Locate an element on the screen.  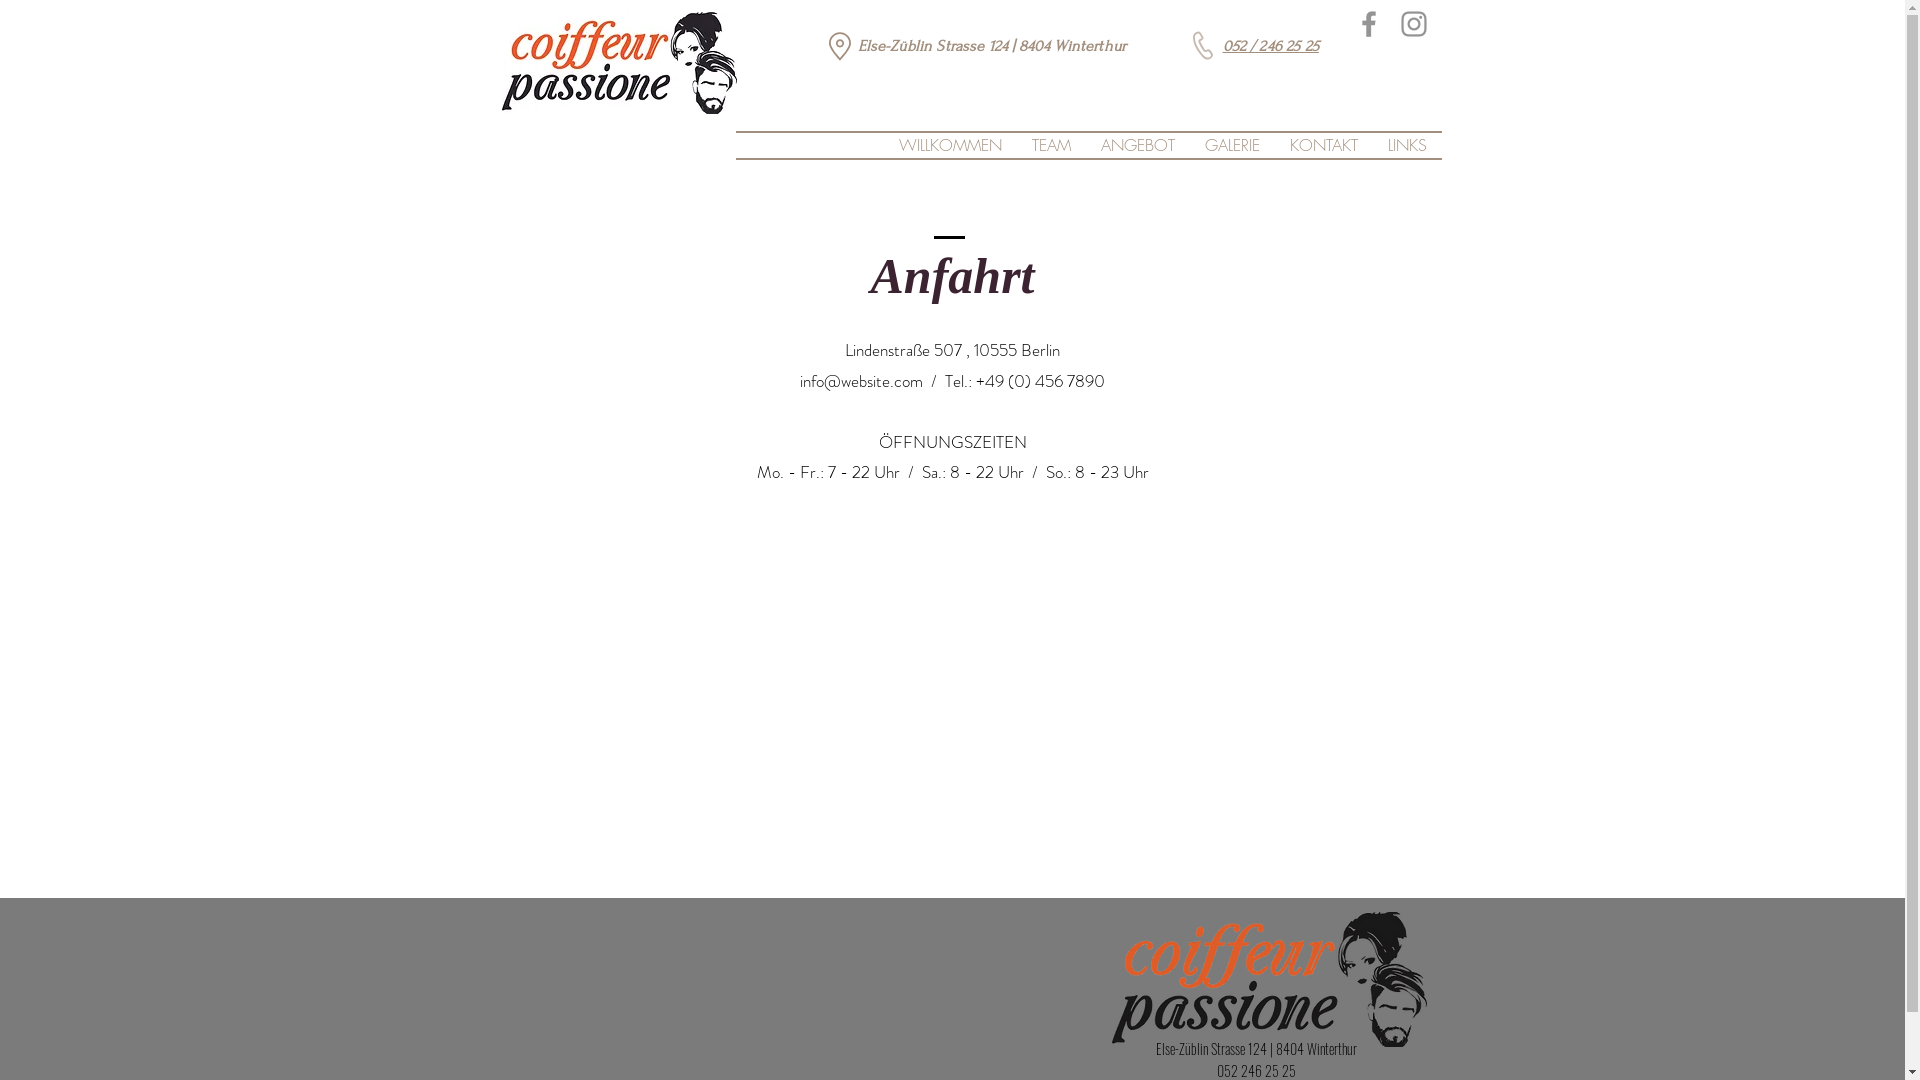
'info@website.com' is located at coordinates (800, 381).